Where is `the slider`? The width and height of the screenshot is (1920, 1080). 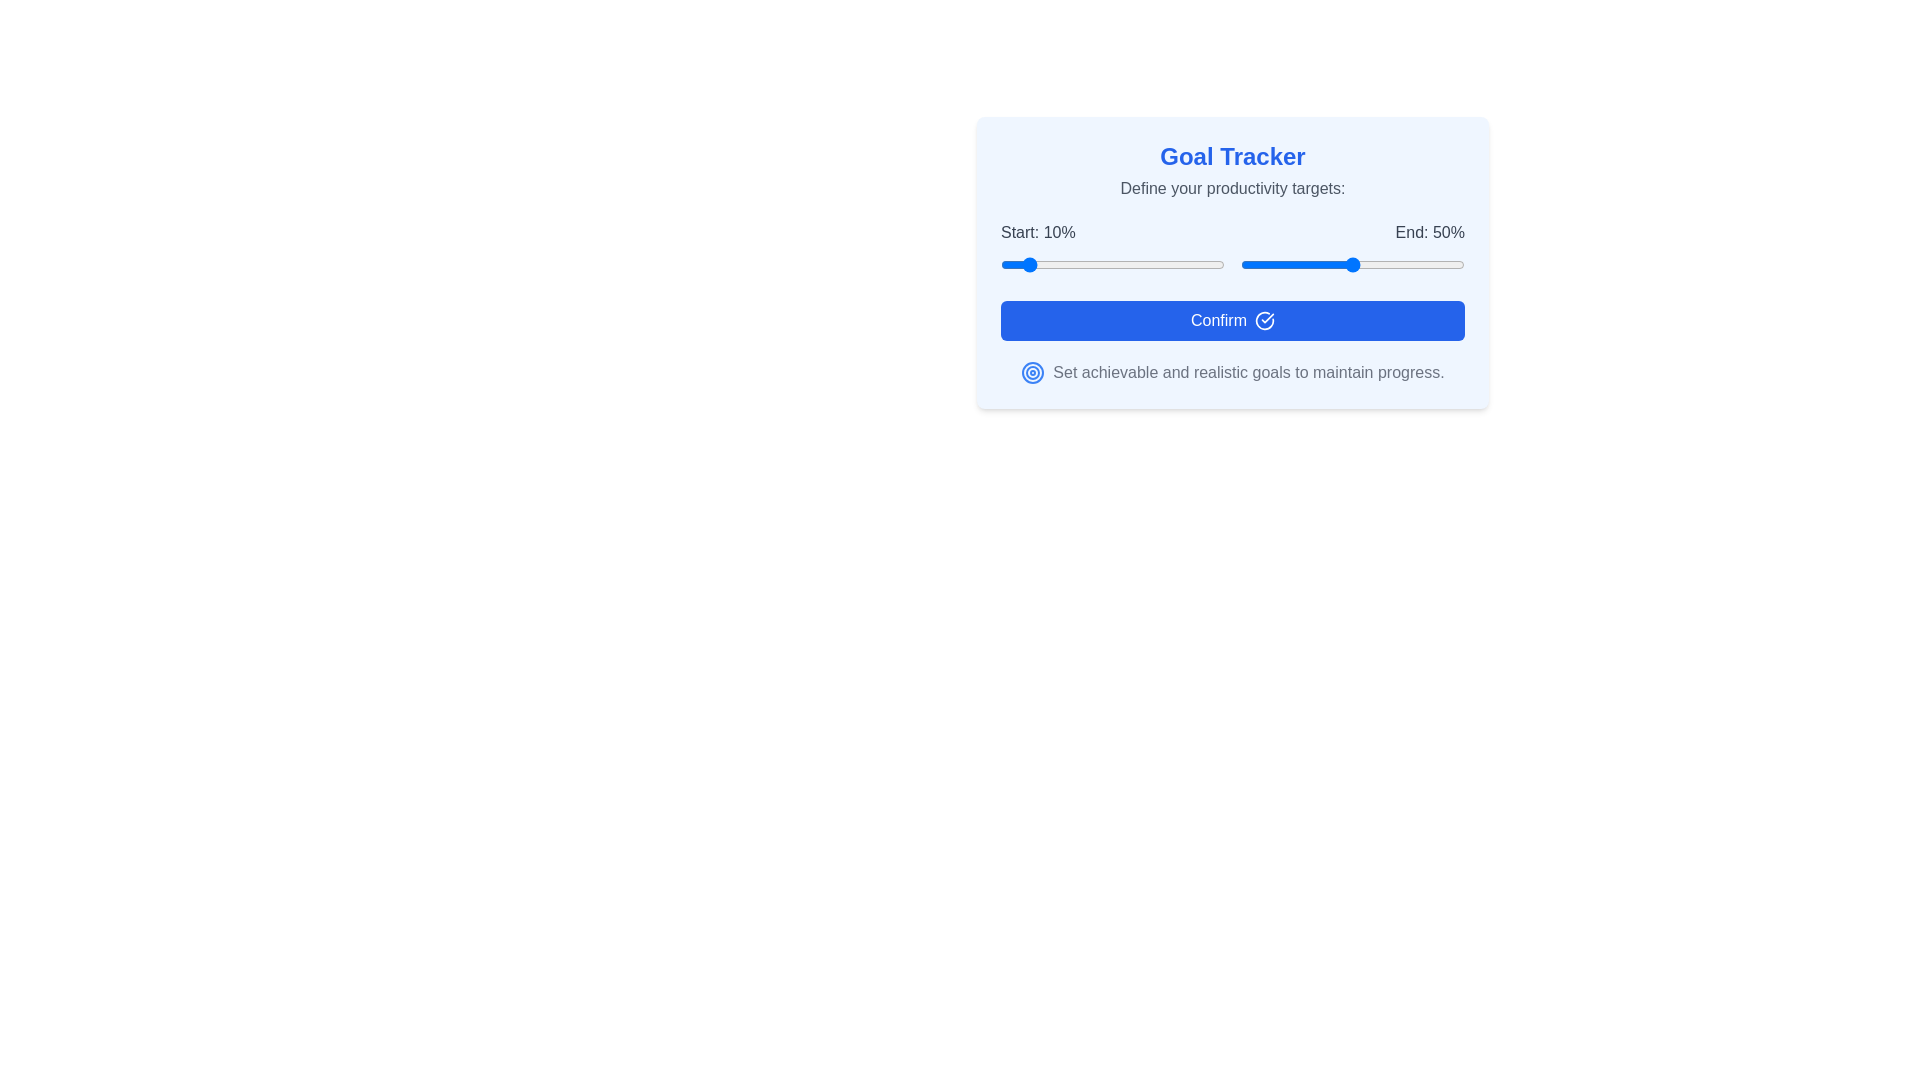
the slider is located at coordinates (1299, 264).